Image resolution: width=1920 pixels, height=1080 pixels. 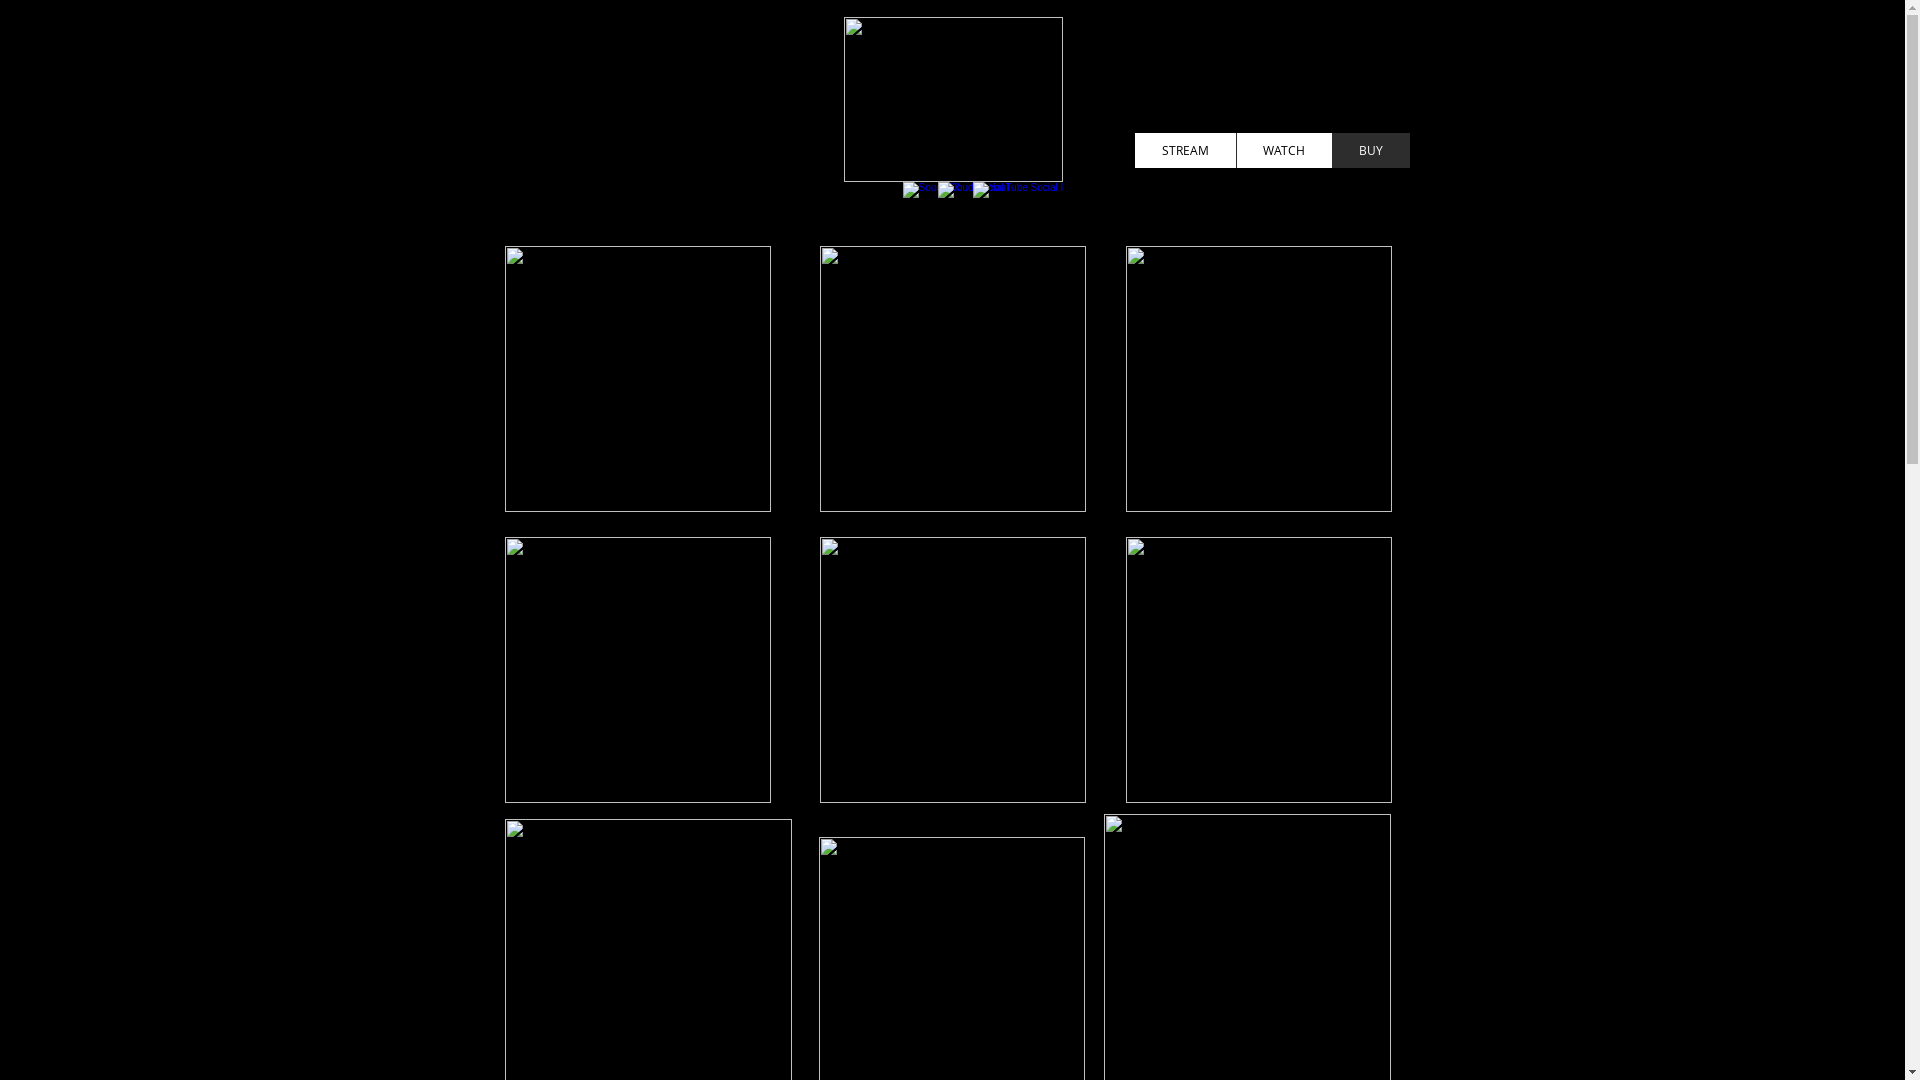 What do you see at coordinates (1184, 149) in the screenshot?
I see `'STREAM'` at bounding box center [1184, 149].